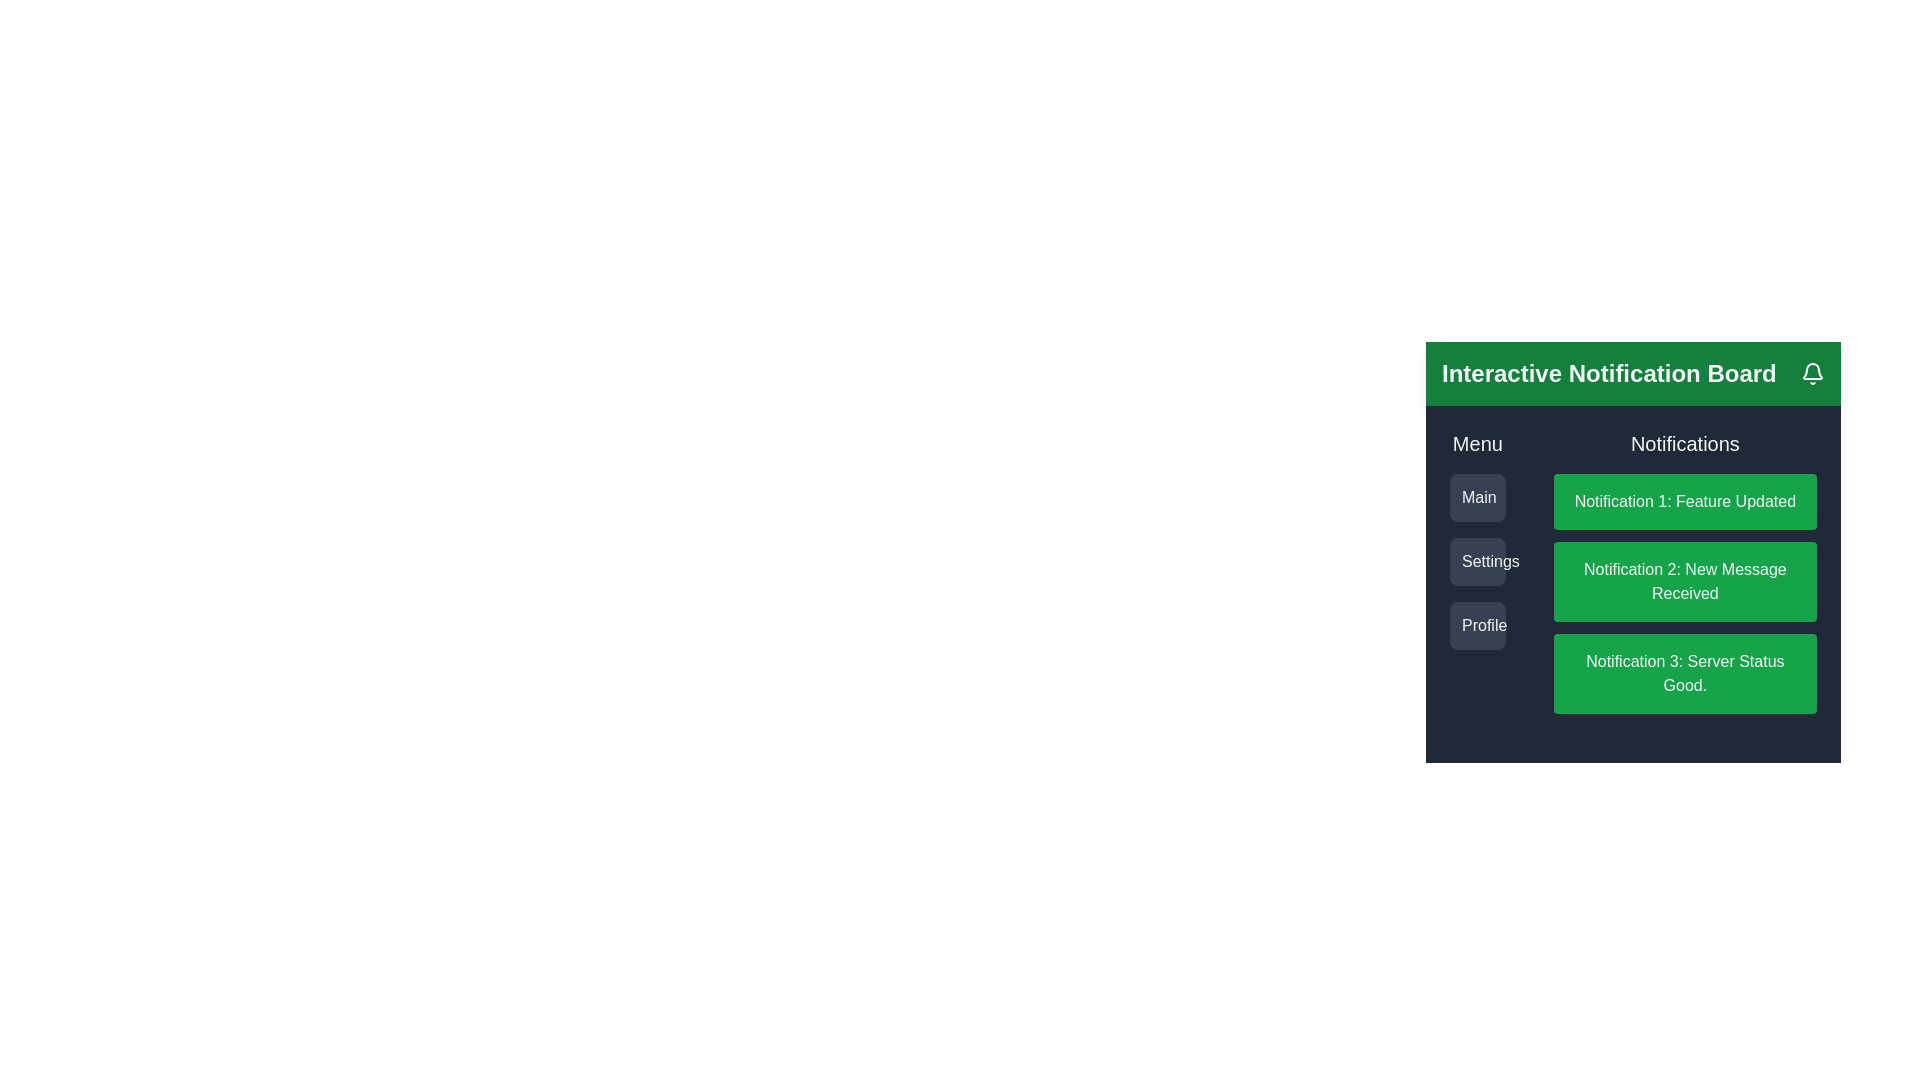 Image resolution: width=1920 pixels, height=1080 pixels. What do you see at coordinates (1813, 374) in the screenshot?
I see `the bell-shaped notification icon outlined in white located at the top-right corner of the green header section` at bounding box center [1813, 374].